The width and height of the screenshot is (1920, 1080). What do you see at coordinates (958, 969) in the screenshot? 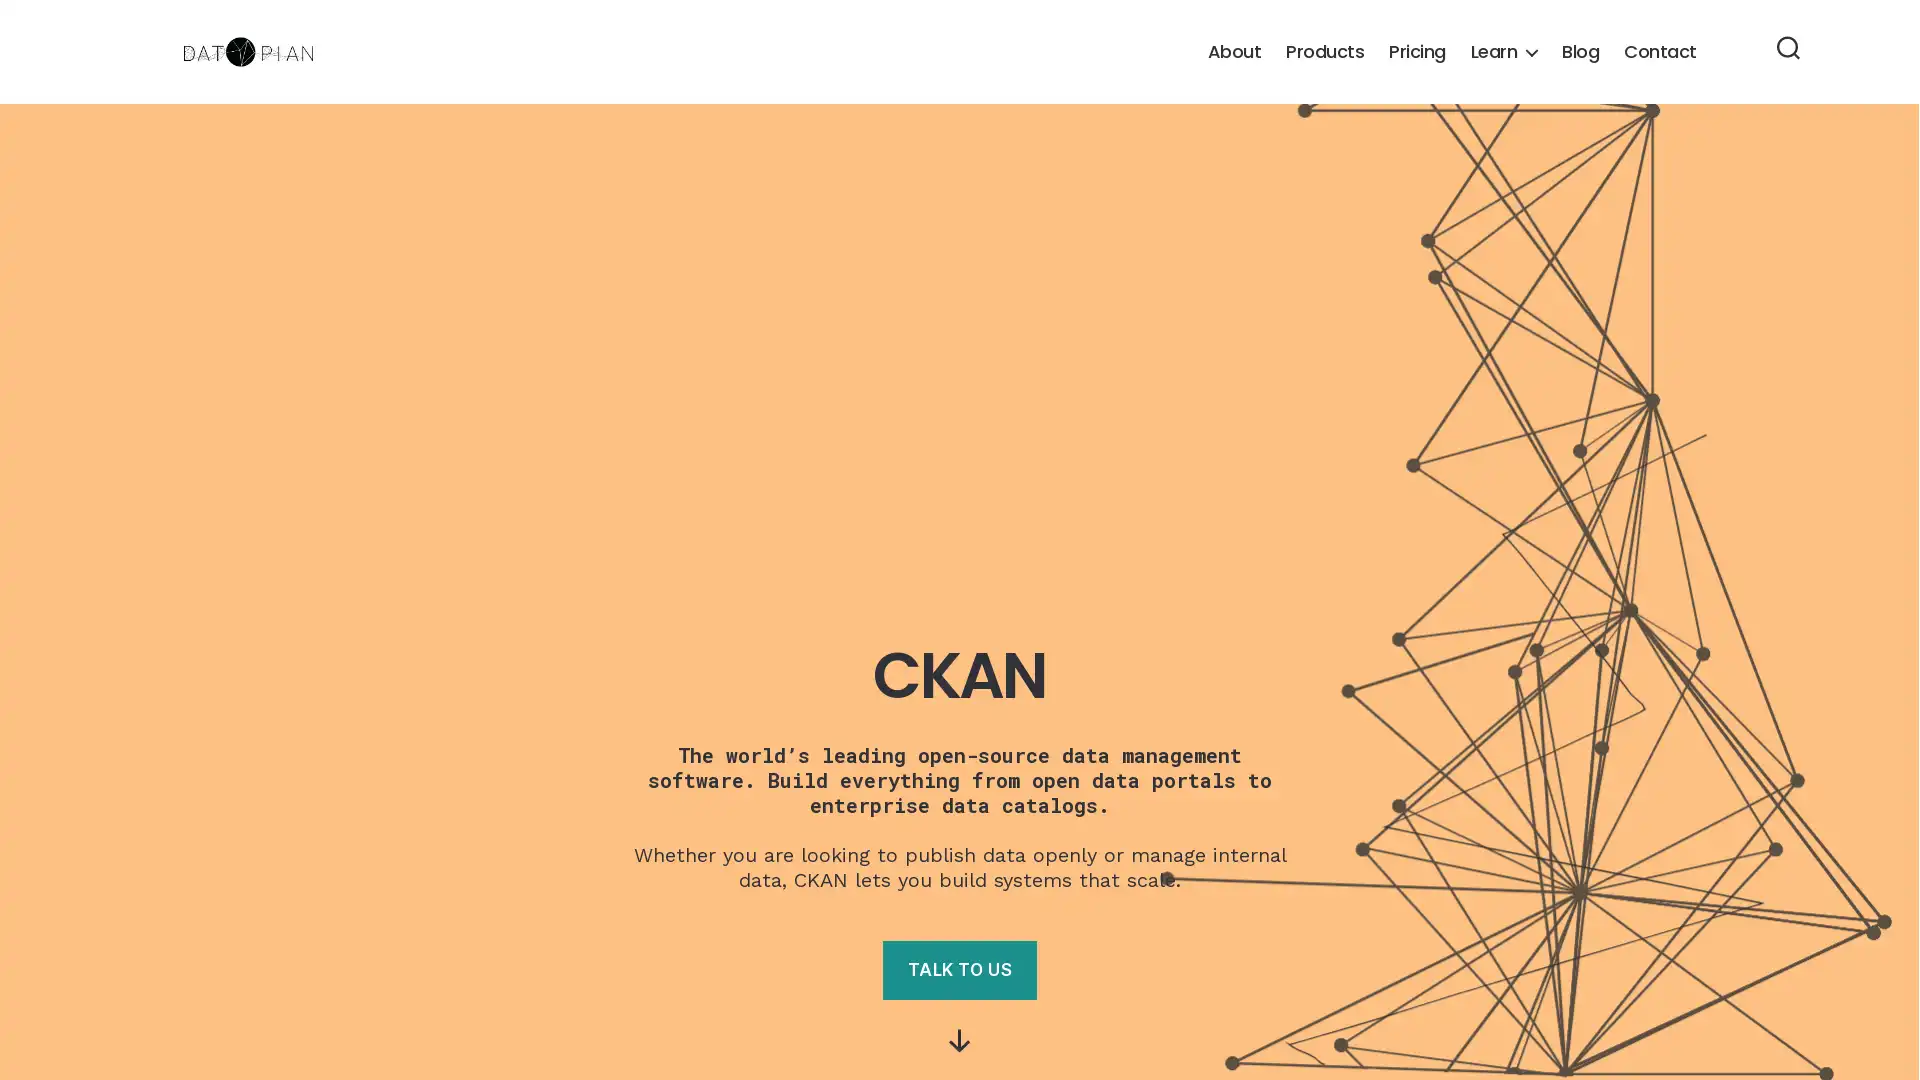
I see `TALK TO US` at bounding box center [958, 969].